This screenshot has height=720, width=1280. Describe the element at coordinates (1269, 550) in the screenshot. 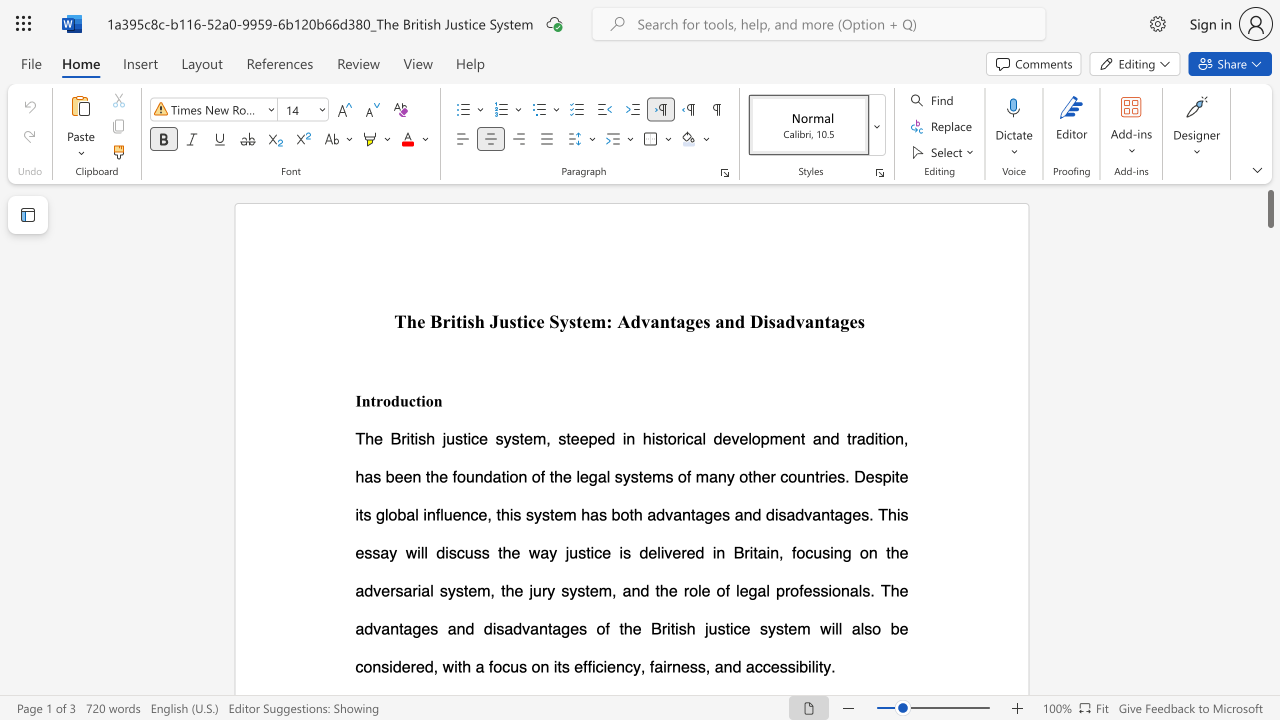

I see `the page's right scrollbar for downward movement` at that location.